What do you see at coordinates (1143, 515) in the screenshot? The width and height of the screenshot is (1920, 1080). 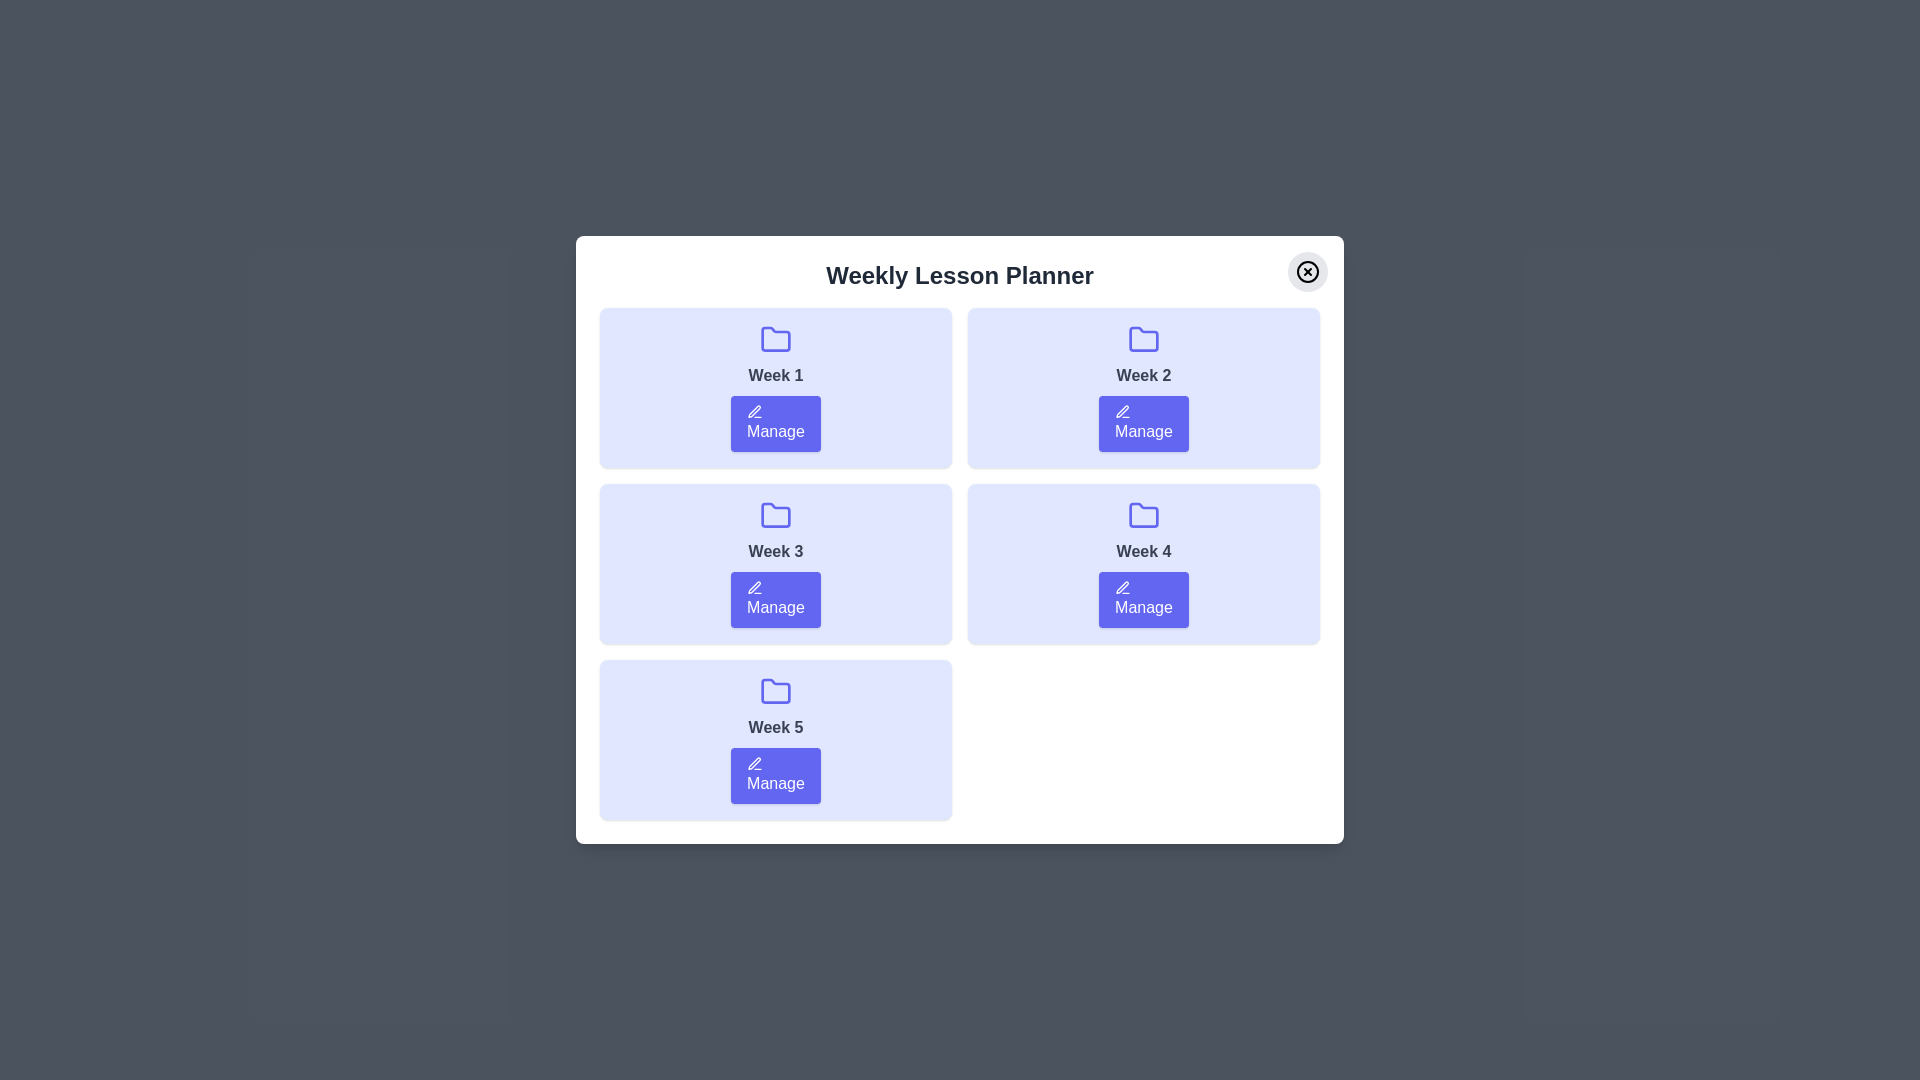 I see `the folder icon for Week 4` at bounding box center [1143, 515].